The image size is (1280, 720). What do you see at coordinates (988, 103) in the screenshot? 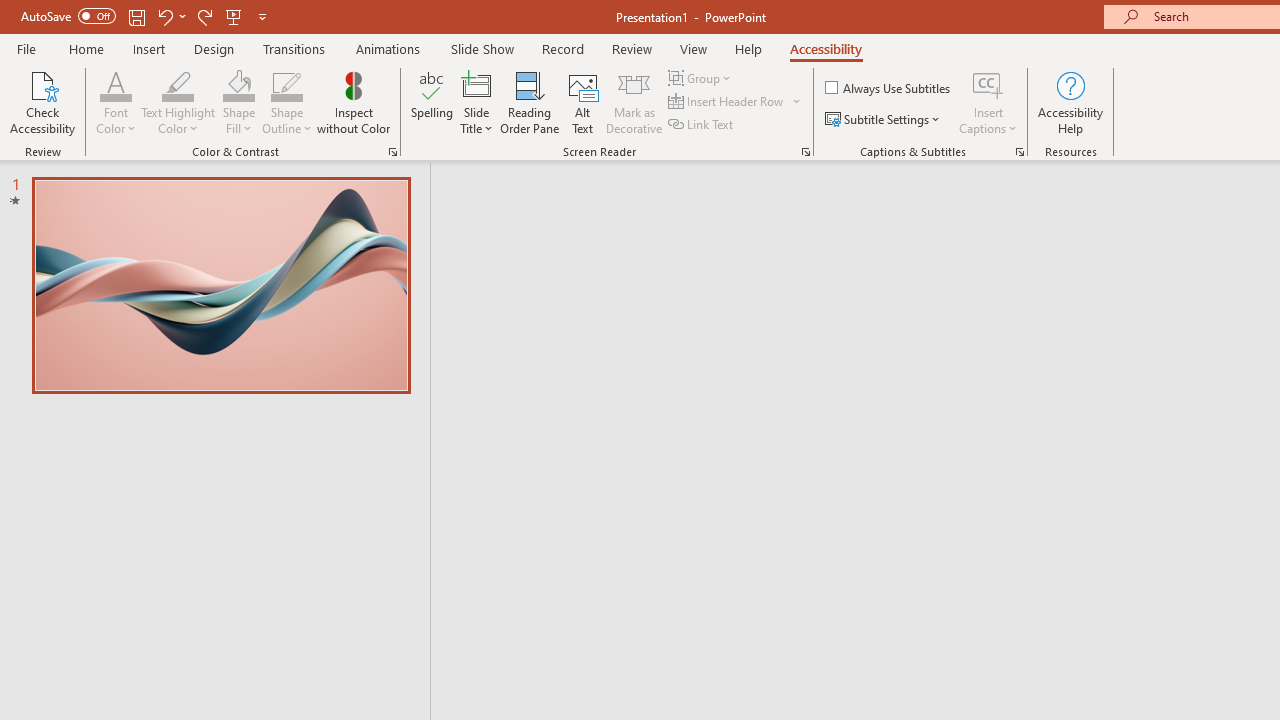
I see `'Insert Captions'` at bounding box center [988, 103].